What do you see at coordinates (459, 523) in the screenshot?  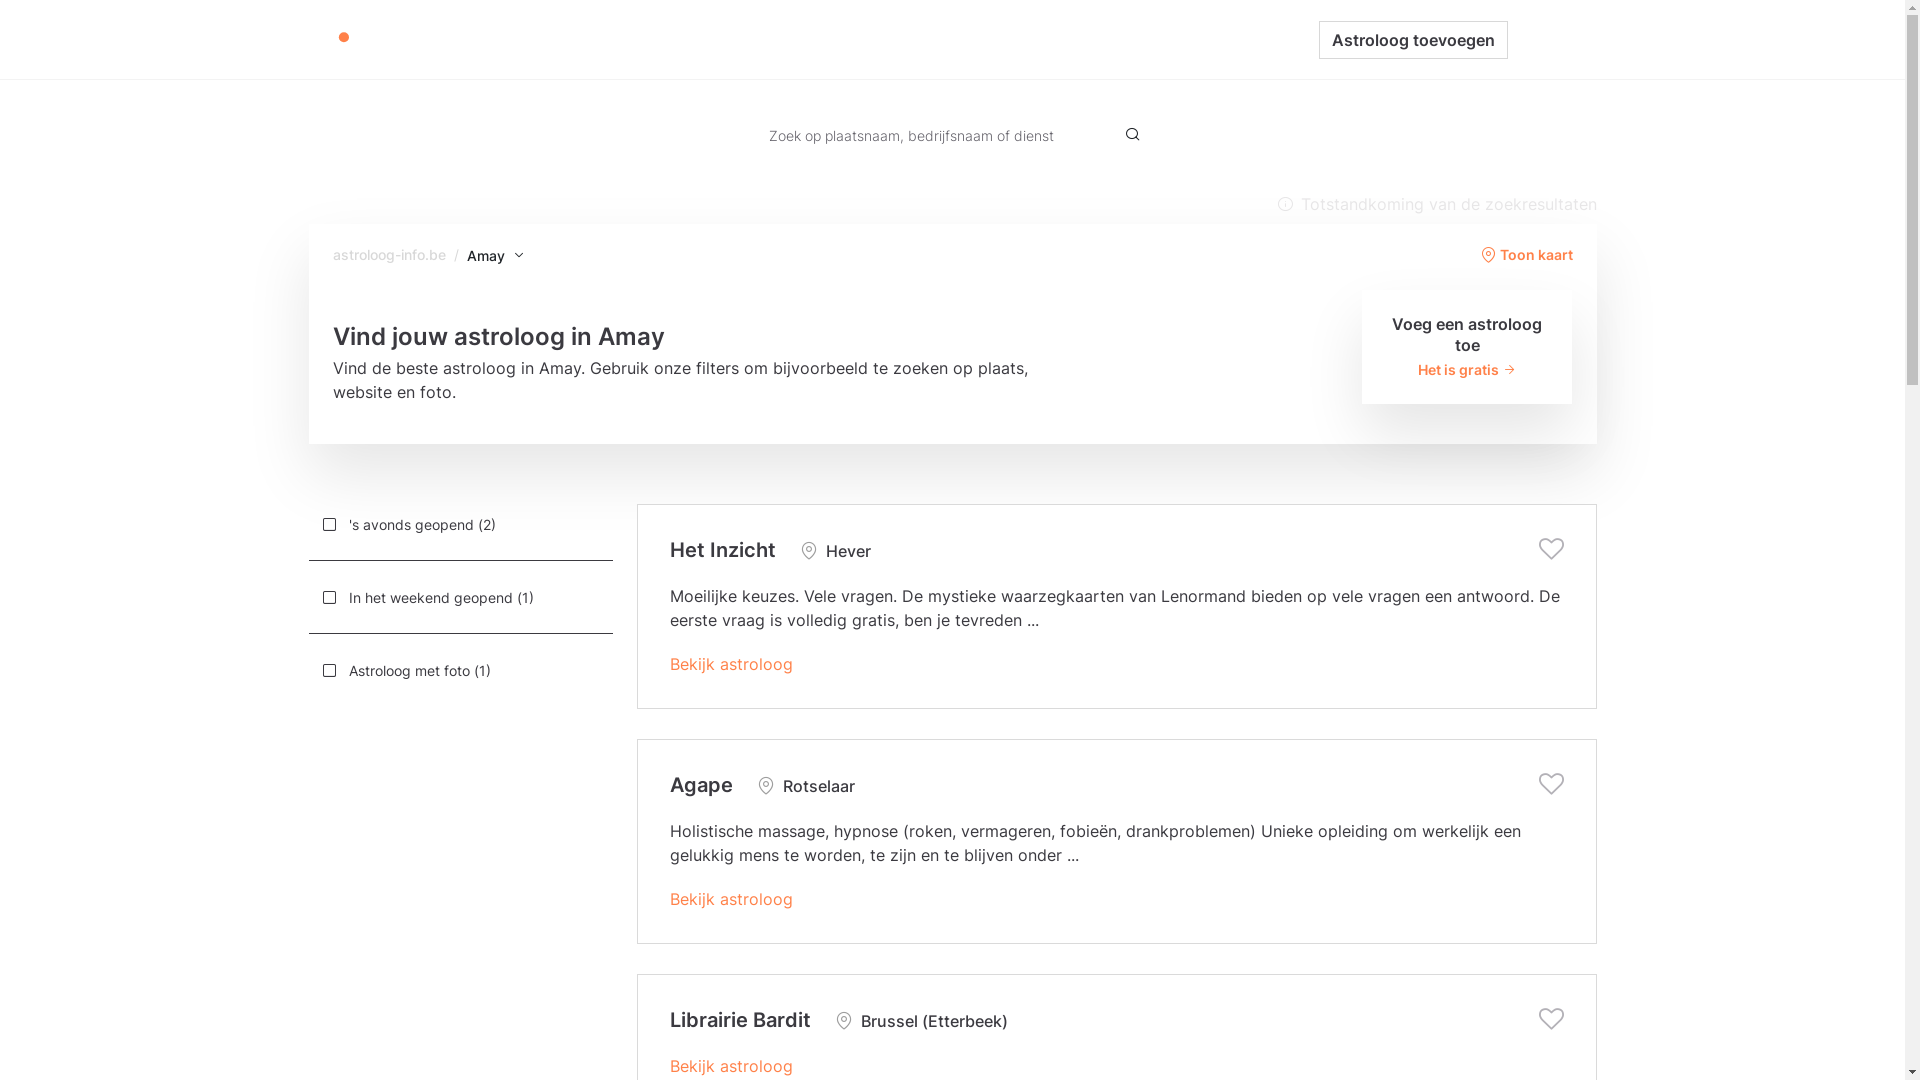 I see `''s avonds geopend (2)'` at bounding box center [459, 523].